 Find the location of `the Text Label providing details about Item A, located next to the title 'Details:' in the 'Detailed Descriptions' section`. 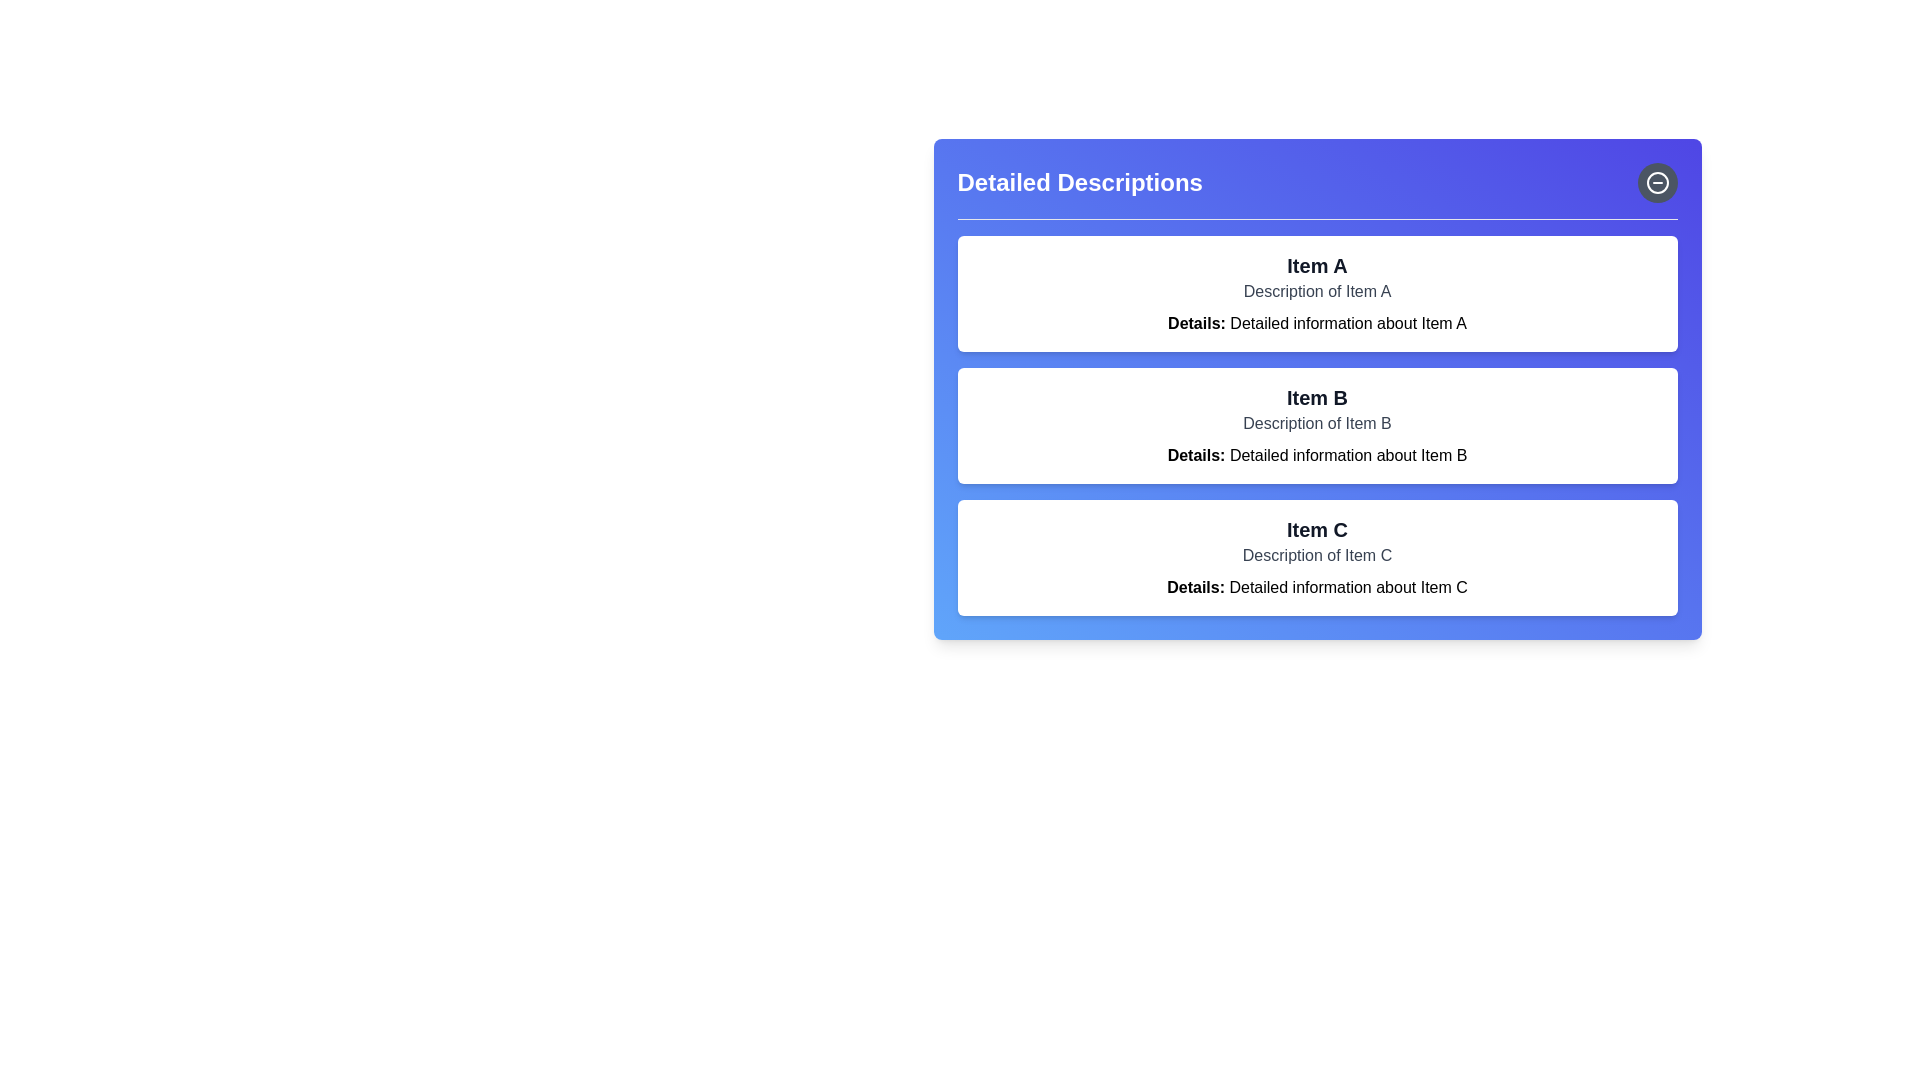

the Text Label providing details about Item A, located next to the title 'Details:' in the 'Detailed Descriptions' section is located at coordinates (1348, 322).